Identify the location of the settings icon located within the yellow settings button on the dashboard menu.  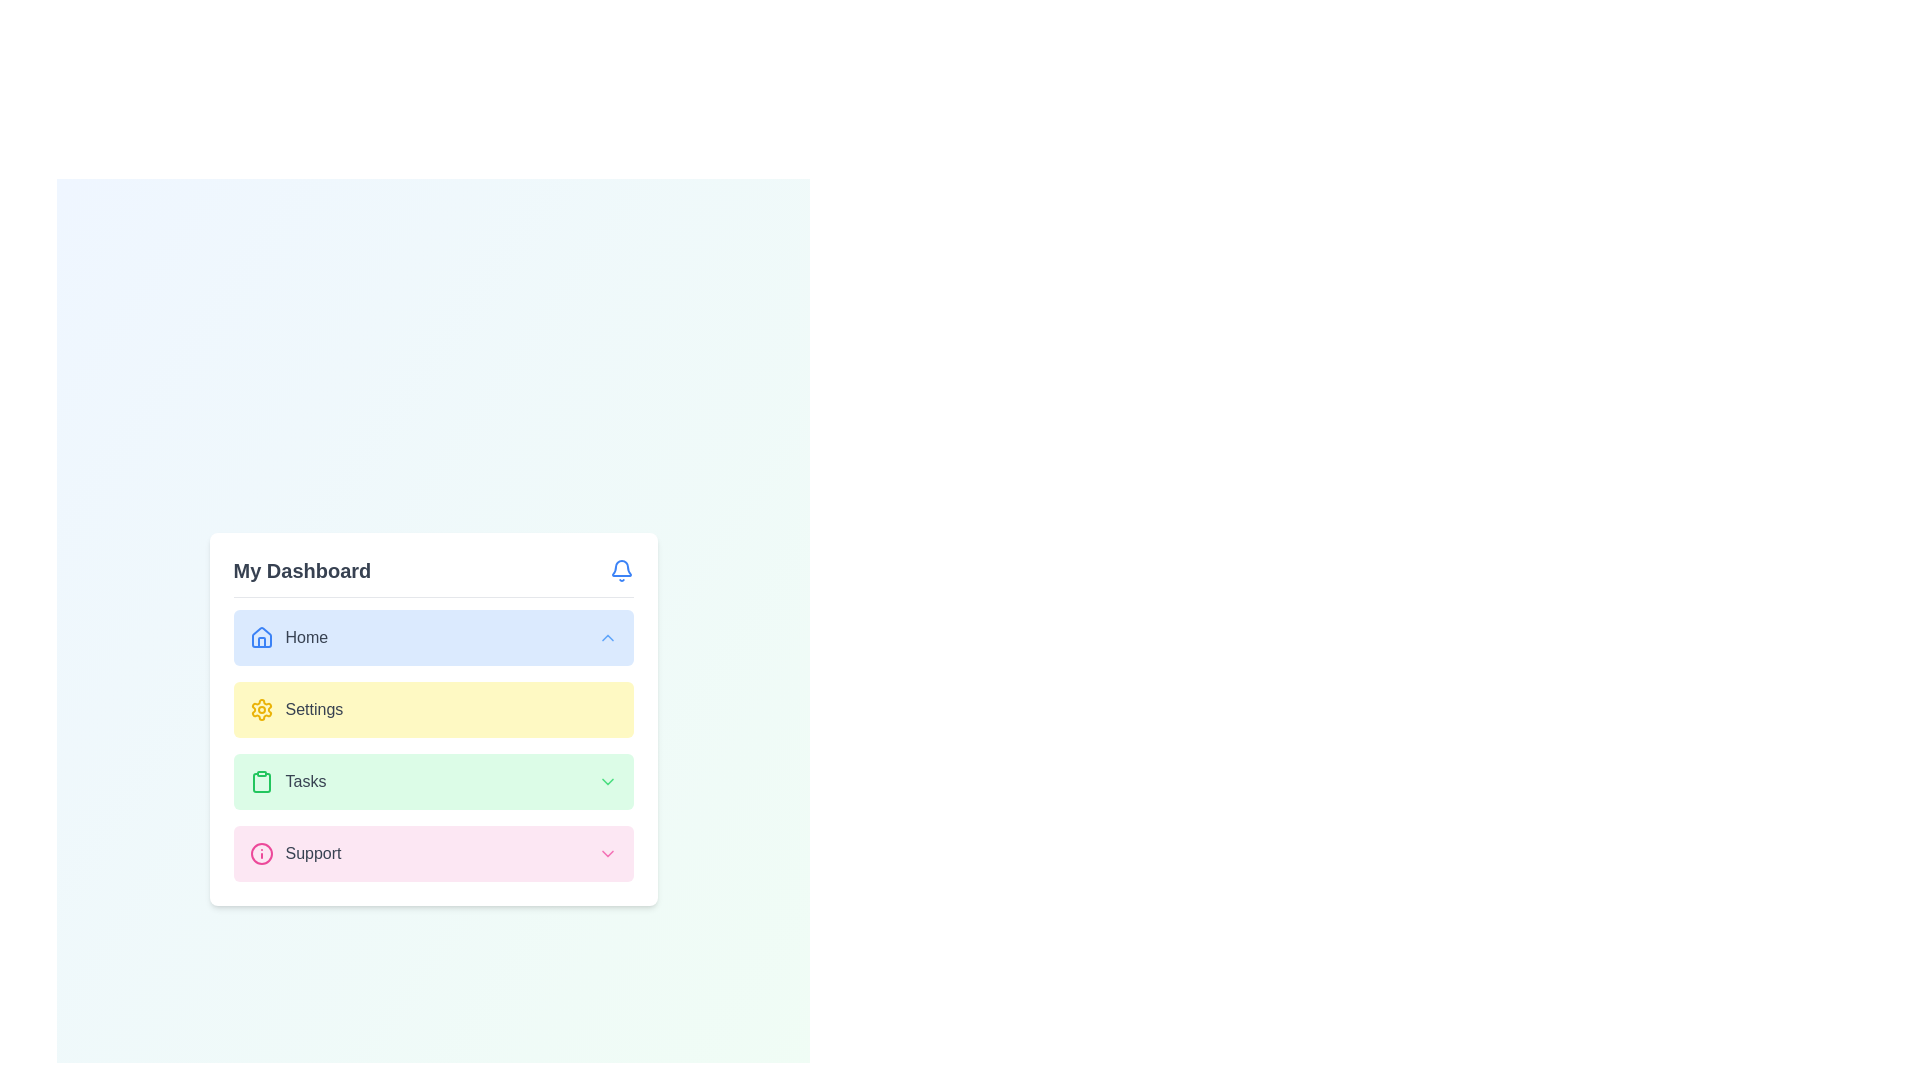
(260, 708).